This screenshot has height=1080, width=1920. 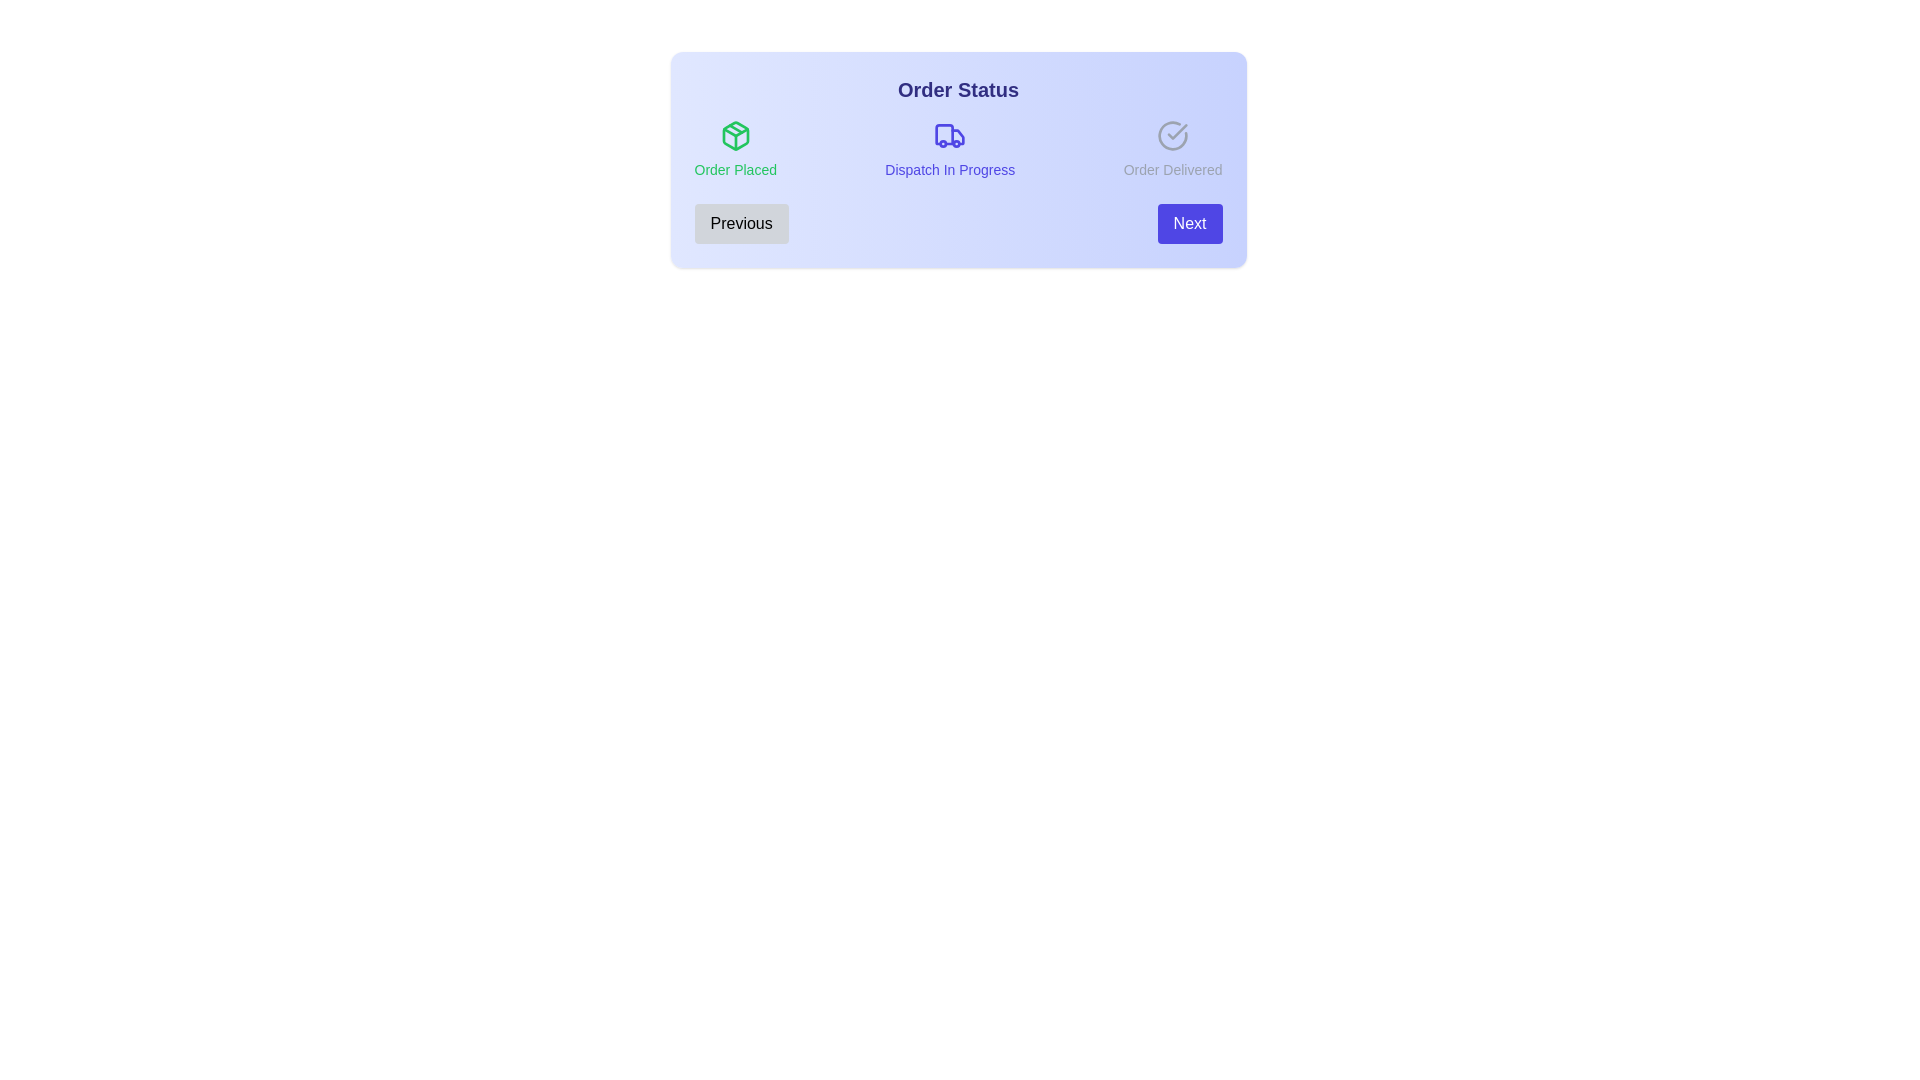 I want to click on displayed information from the Progress Tracker, which is centrally located and indicates the current stage of an order with a highlighted middle section, so click(x=957, y=158).